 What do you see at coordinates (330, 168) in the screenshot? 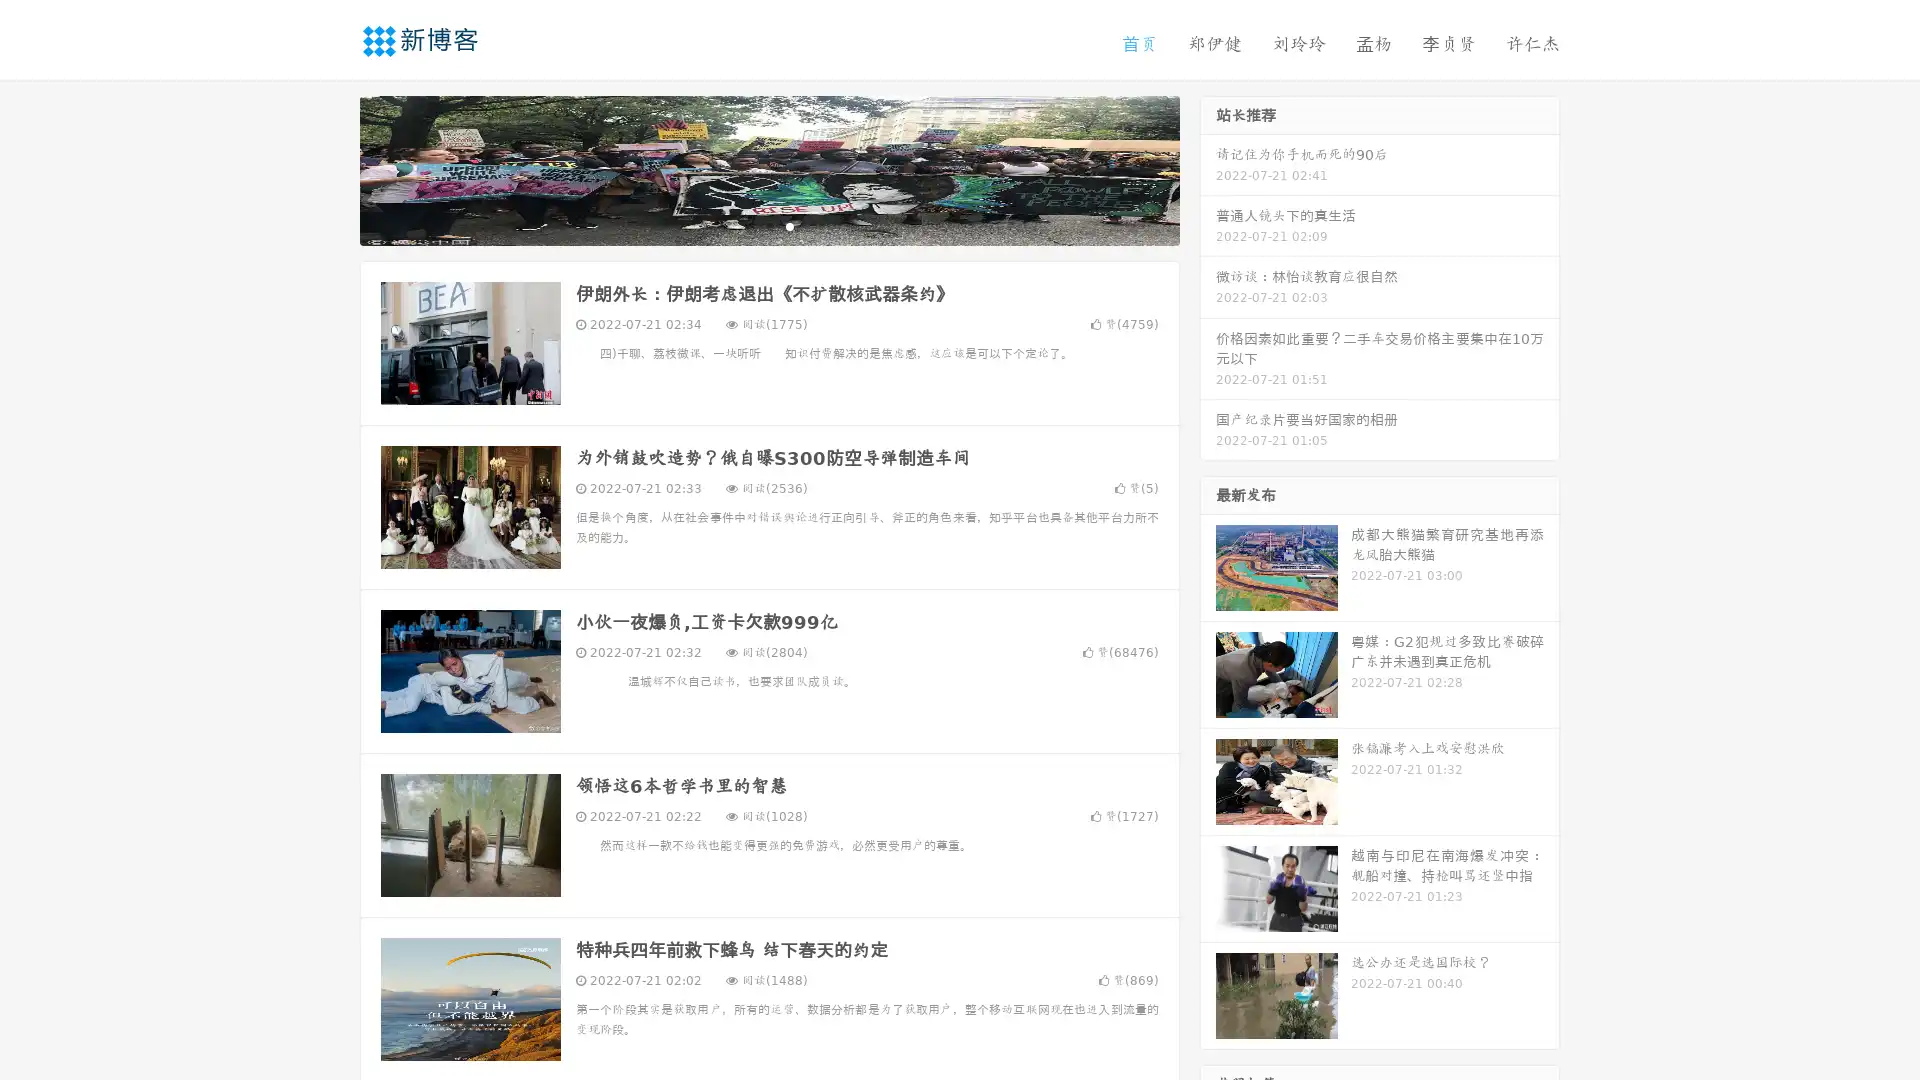
I see `Previous slide` at bounding box center [330, 168].